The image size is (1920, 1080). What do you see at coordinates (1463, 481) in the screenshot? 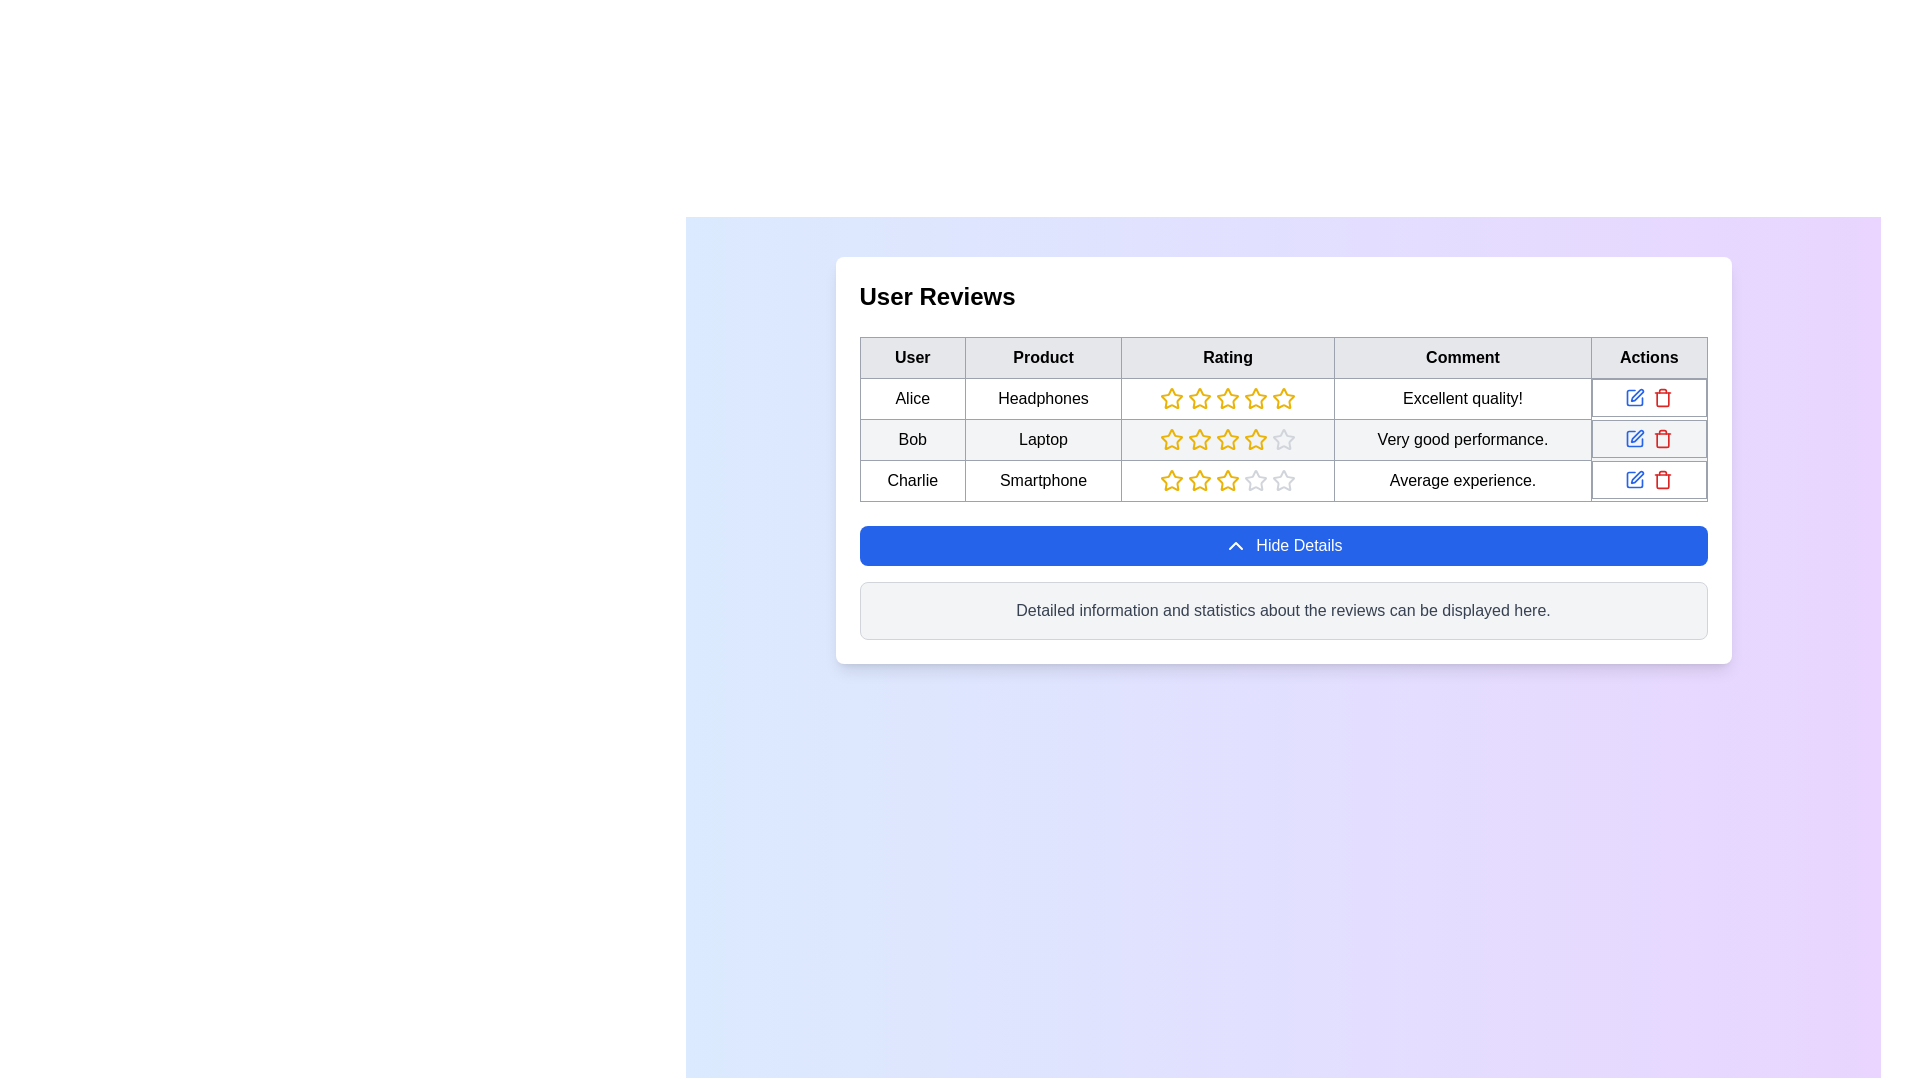
I see `displayed text from the table cell labeled 'Average experience.' located in the fourth column of the third row of the 'User Reviews' section` at bounding box center [1463, 481].